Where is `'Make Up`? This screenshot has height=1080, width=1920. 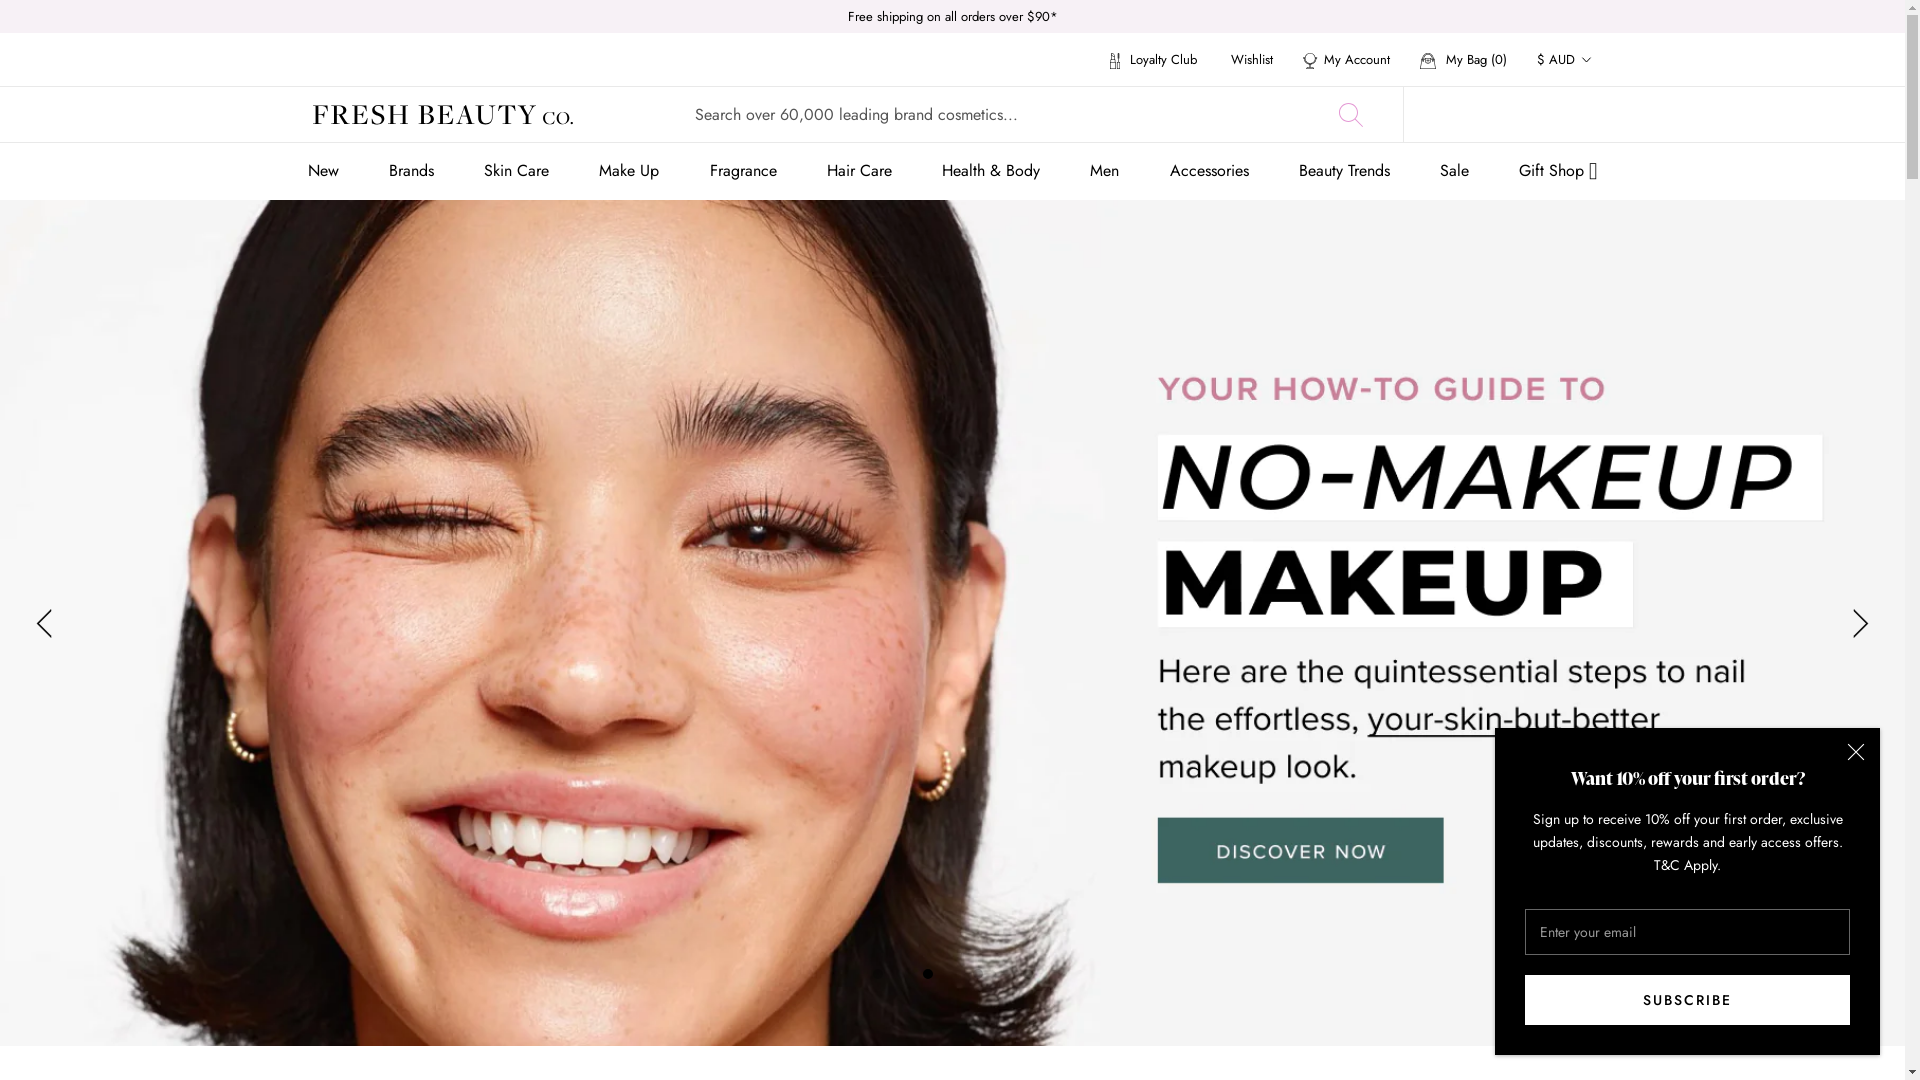 'Make Up is located at coordinates (627, 169).